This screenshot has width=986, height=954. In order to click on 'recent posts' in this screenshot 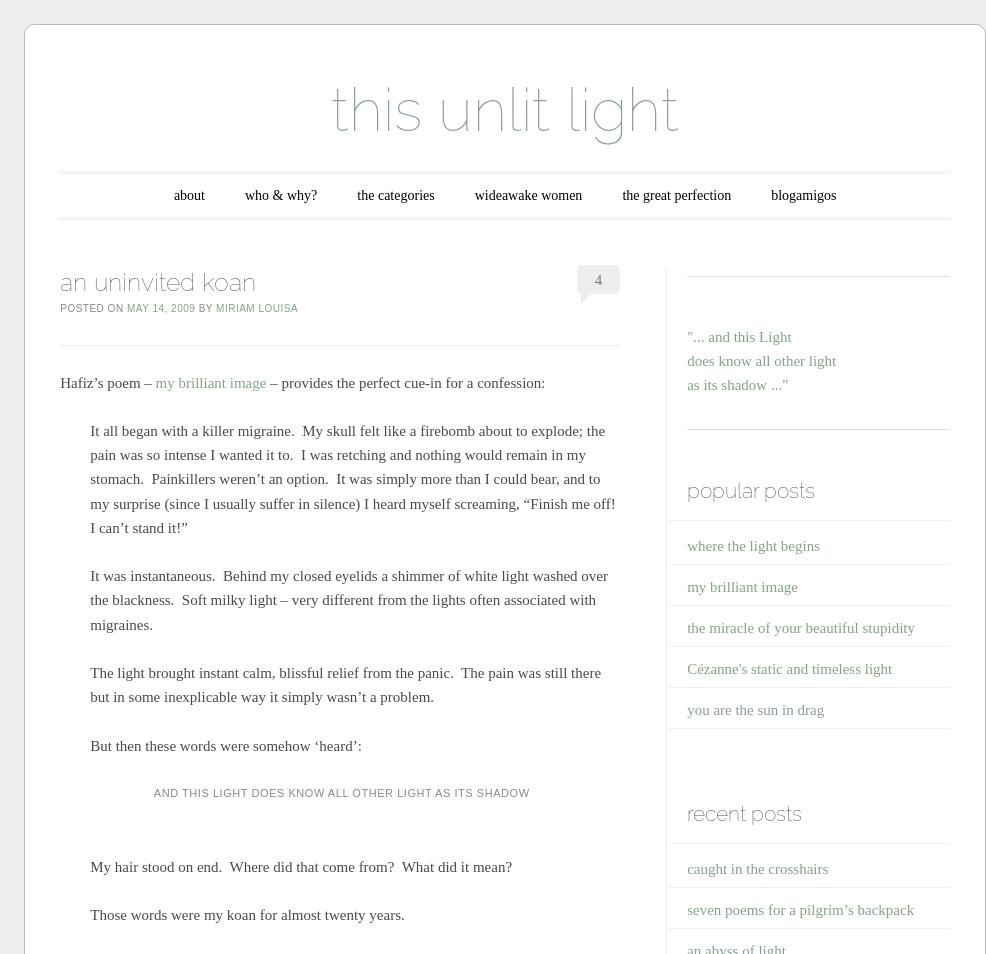, I will do `click(744, 812)`.